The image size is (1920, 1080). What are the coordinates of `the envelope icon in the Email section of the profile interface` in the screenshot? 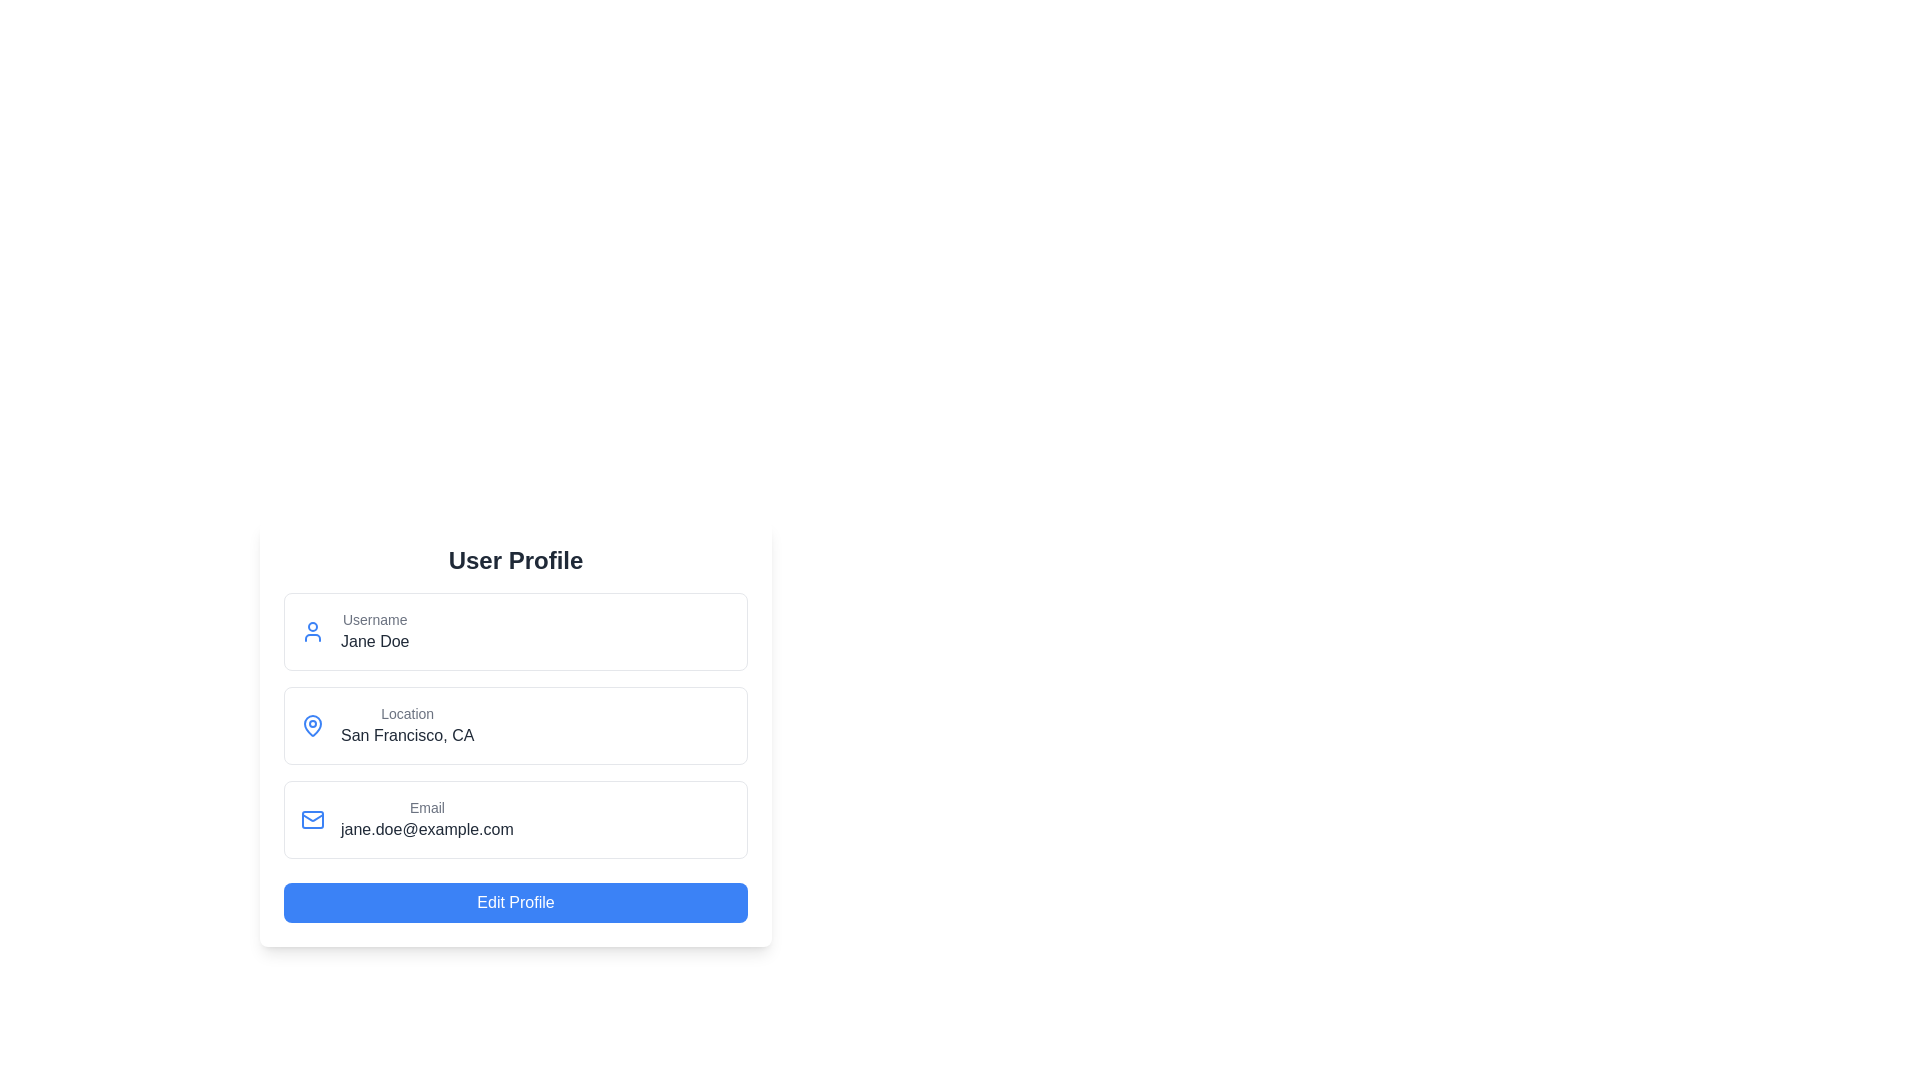 It's located at (311, 820).